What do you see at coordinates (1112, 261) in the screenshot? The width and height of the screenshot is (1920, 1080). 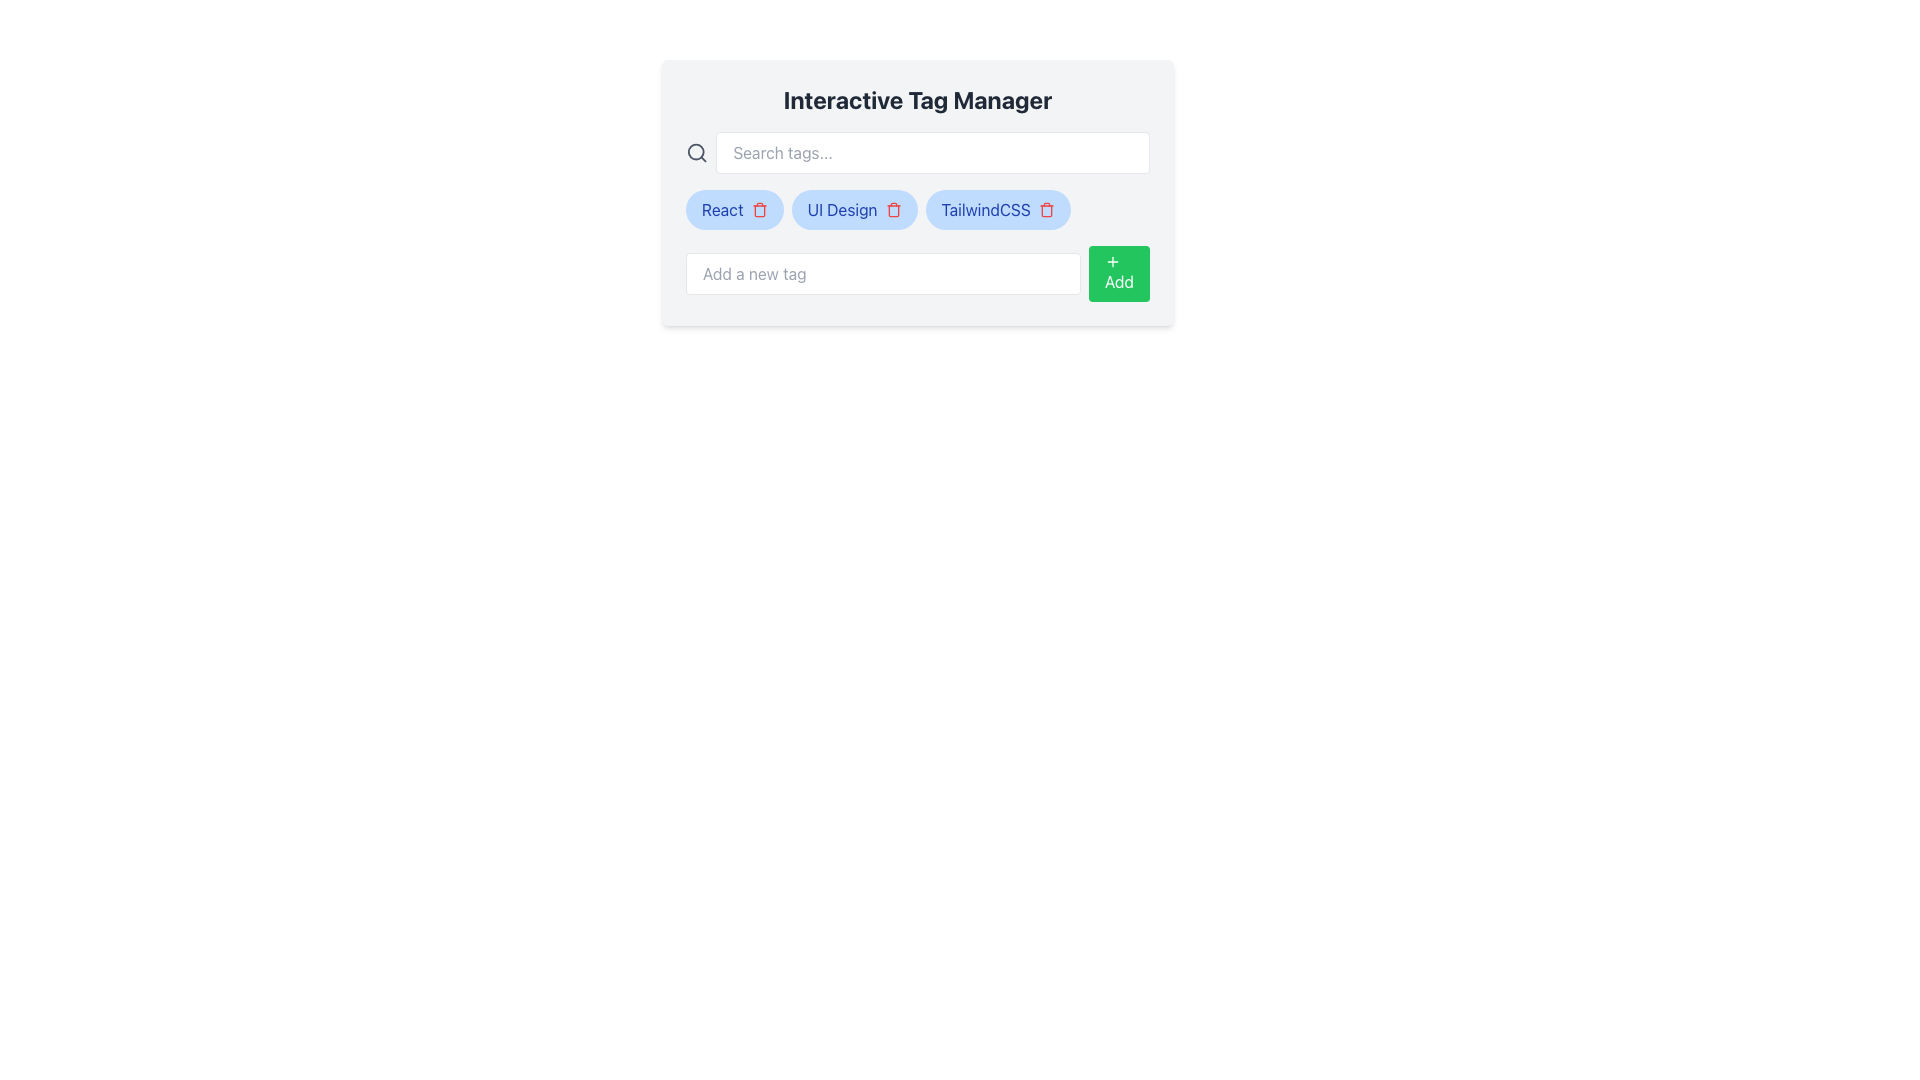 I see `the '+' icon within the green 'Add' button` at bounding box center [1112, 261].